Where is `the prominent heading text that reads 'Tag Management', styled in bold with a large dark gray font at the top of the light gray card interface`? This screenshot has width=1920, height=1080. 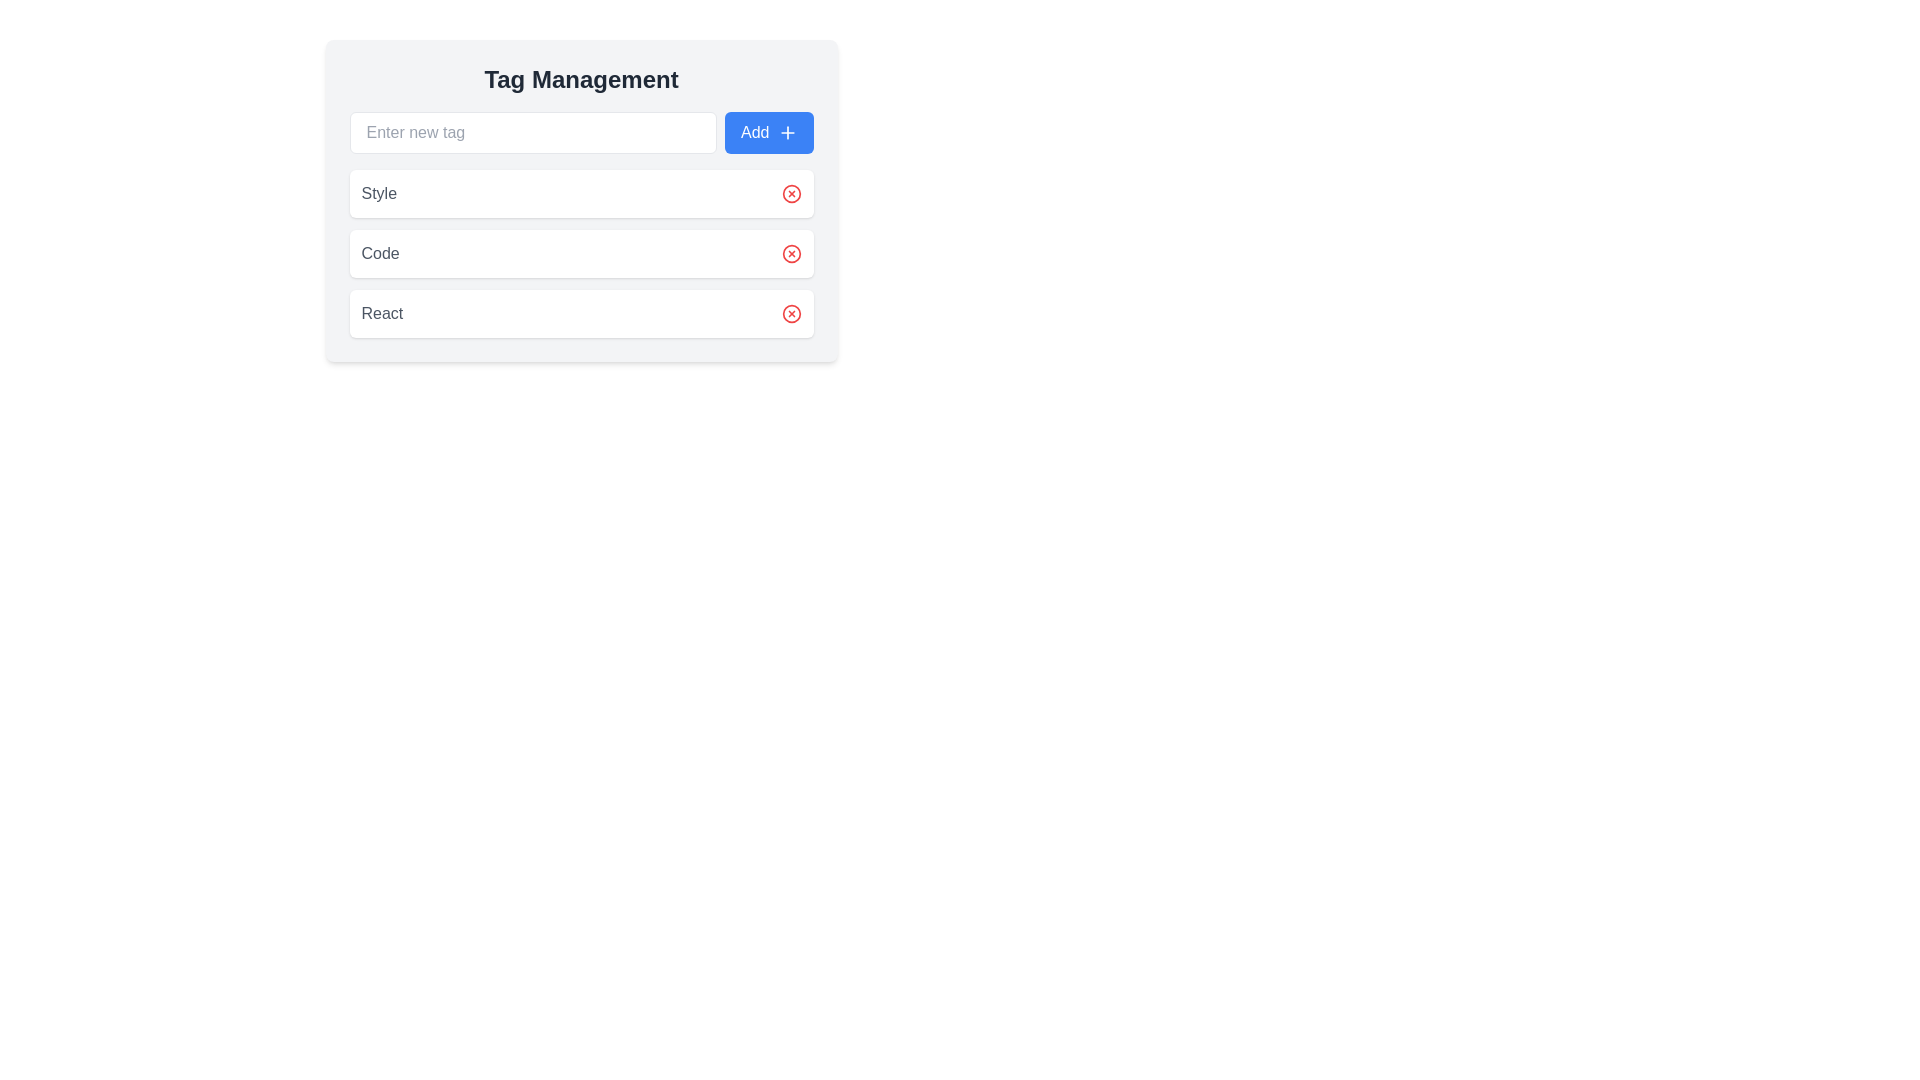 the prominent heading text that reads 'Tag Management', styled in bold with a large dark gray font at the top of the light gray card interface is located at coordinates (580, 79).